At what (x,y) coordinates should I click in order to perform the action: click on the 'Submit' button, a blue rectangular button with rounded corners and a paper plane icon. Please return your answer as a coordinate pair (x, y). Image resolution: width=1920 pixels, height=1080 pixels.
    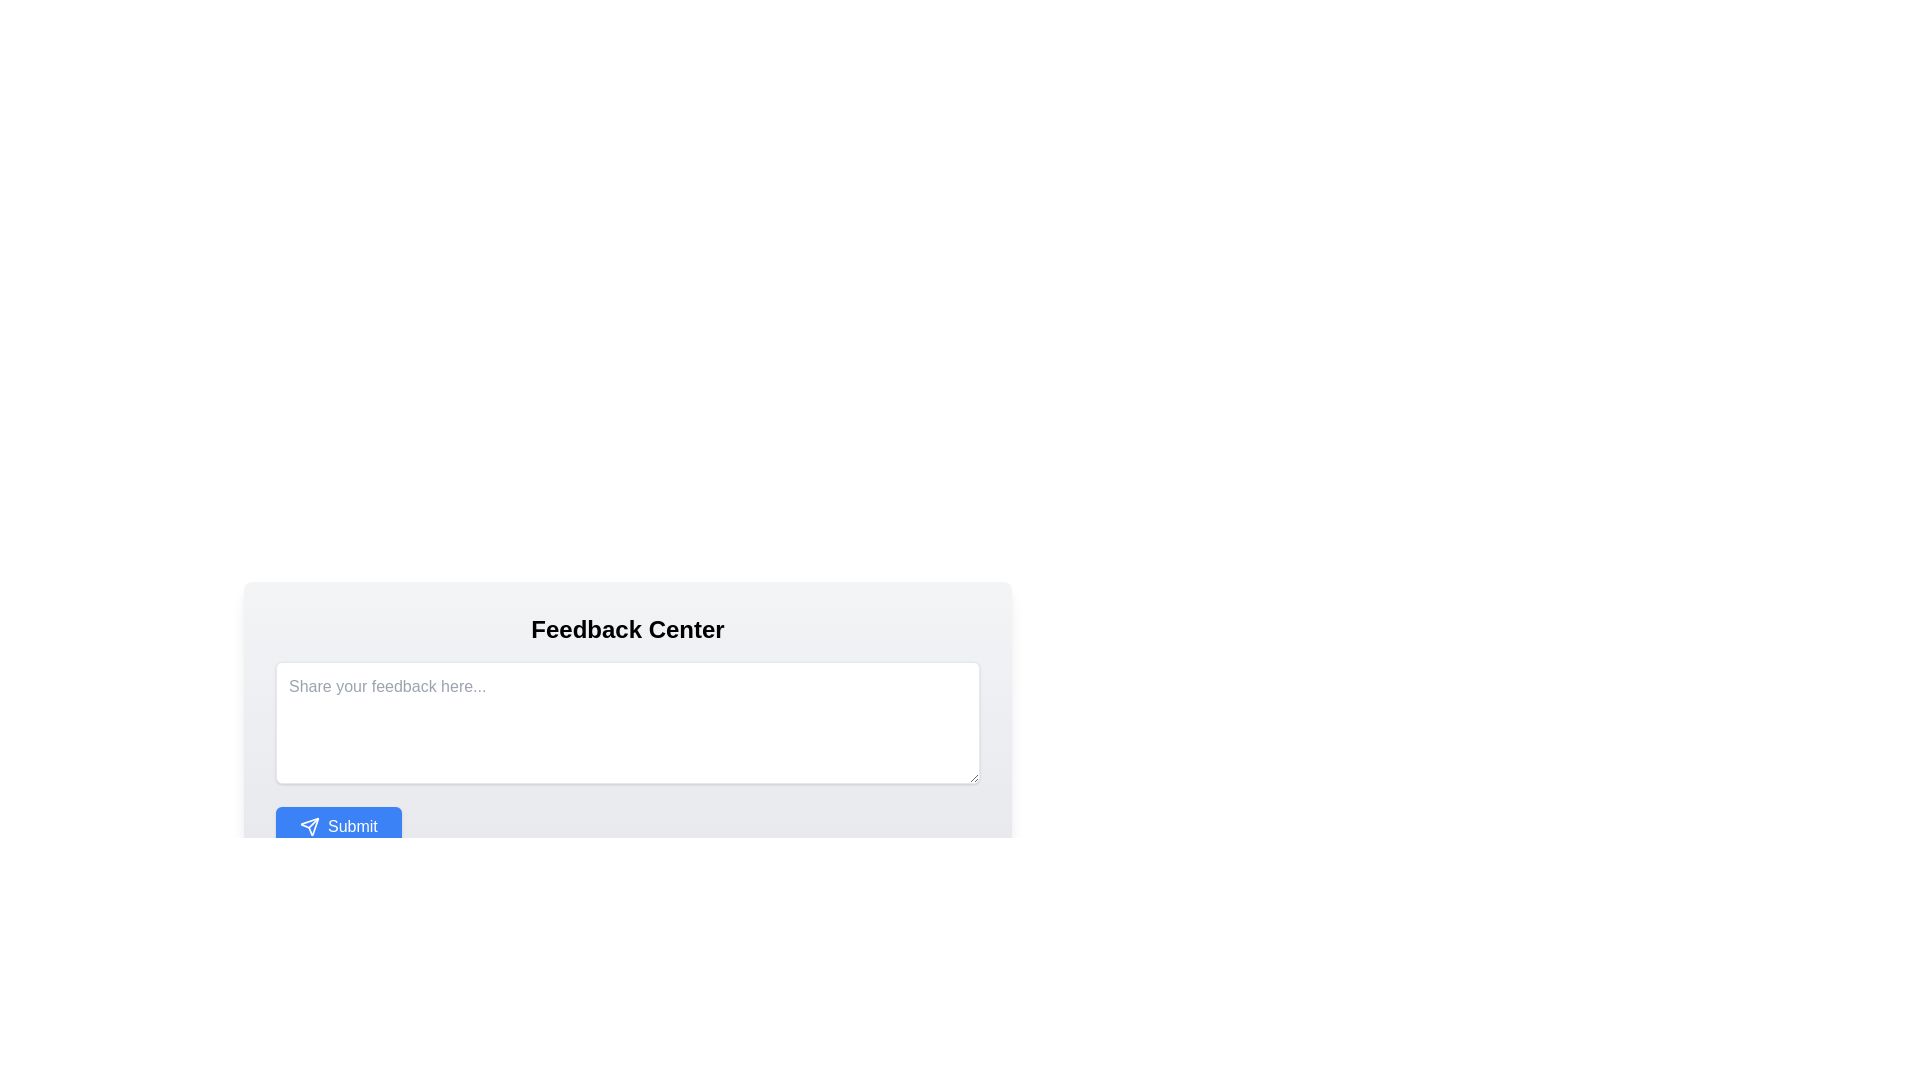
    Looking at the image, I should click on (338, 826).